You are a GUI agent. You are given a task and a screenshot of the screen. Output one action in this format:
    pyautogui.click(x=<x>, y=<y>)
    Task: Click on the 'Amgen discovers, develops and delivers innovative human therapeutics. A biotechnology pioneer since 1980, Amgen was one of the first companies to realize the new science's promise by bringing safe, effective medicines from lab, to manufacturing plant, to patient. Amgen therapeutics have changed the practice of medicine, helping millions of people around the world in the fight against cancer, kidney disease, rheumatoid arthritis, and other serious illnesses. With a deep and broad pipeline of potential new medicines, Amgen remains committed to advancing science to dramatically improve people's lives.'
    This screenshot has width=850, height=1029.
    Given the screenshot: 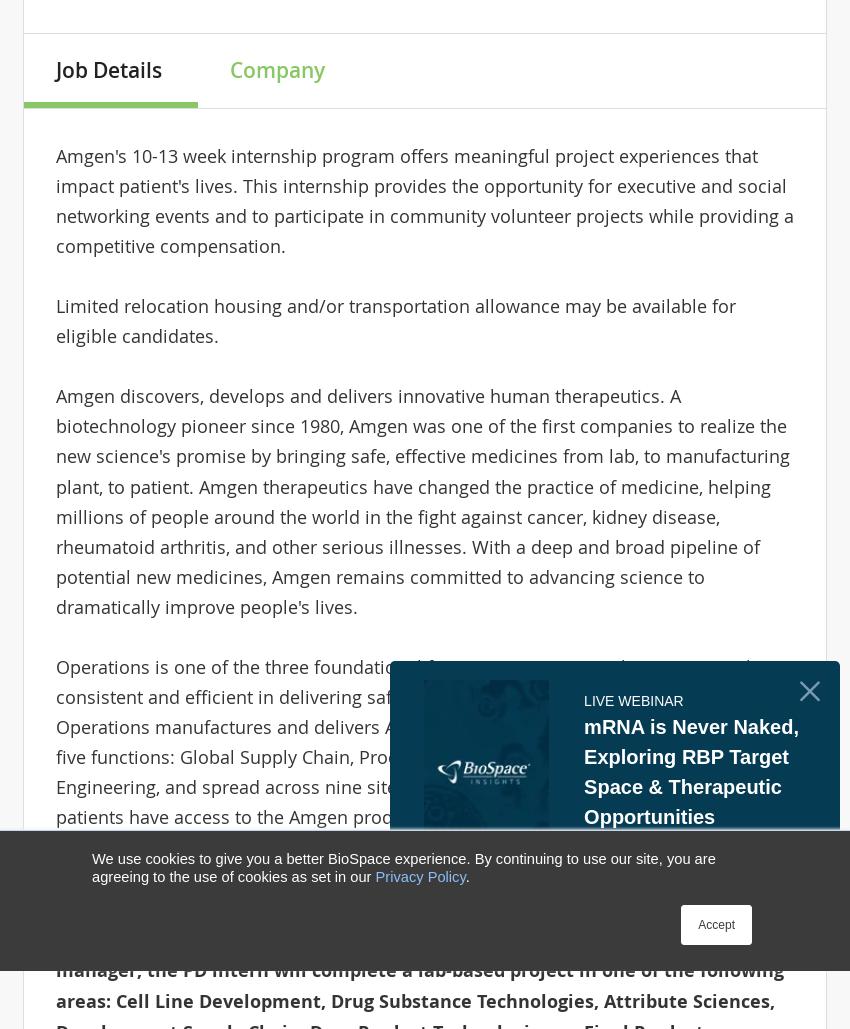 What is the action you would take?
    pyautogui.click(x=422, y=501)
    